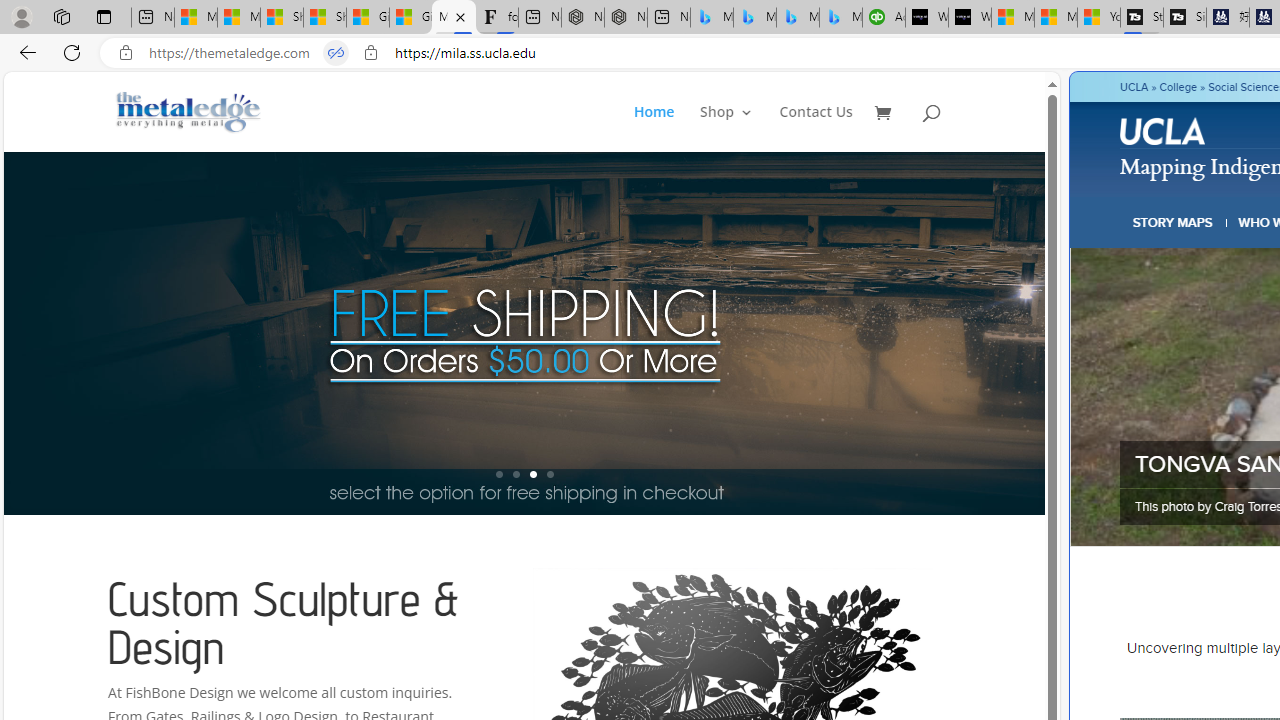 The height and width of the screenshot is (720, 1280). I want to click on '3', so click(533, 474).